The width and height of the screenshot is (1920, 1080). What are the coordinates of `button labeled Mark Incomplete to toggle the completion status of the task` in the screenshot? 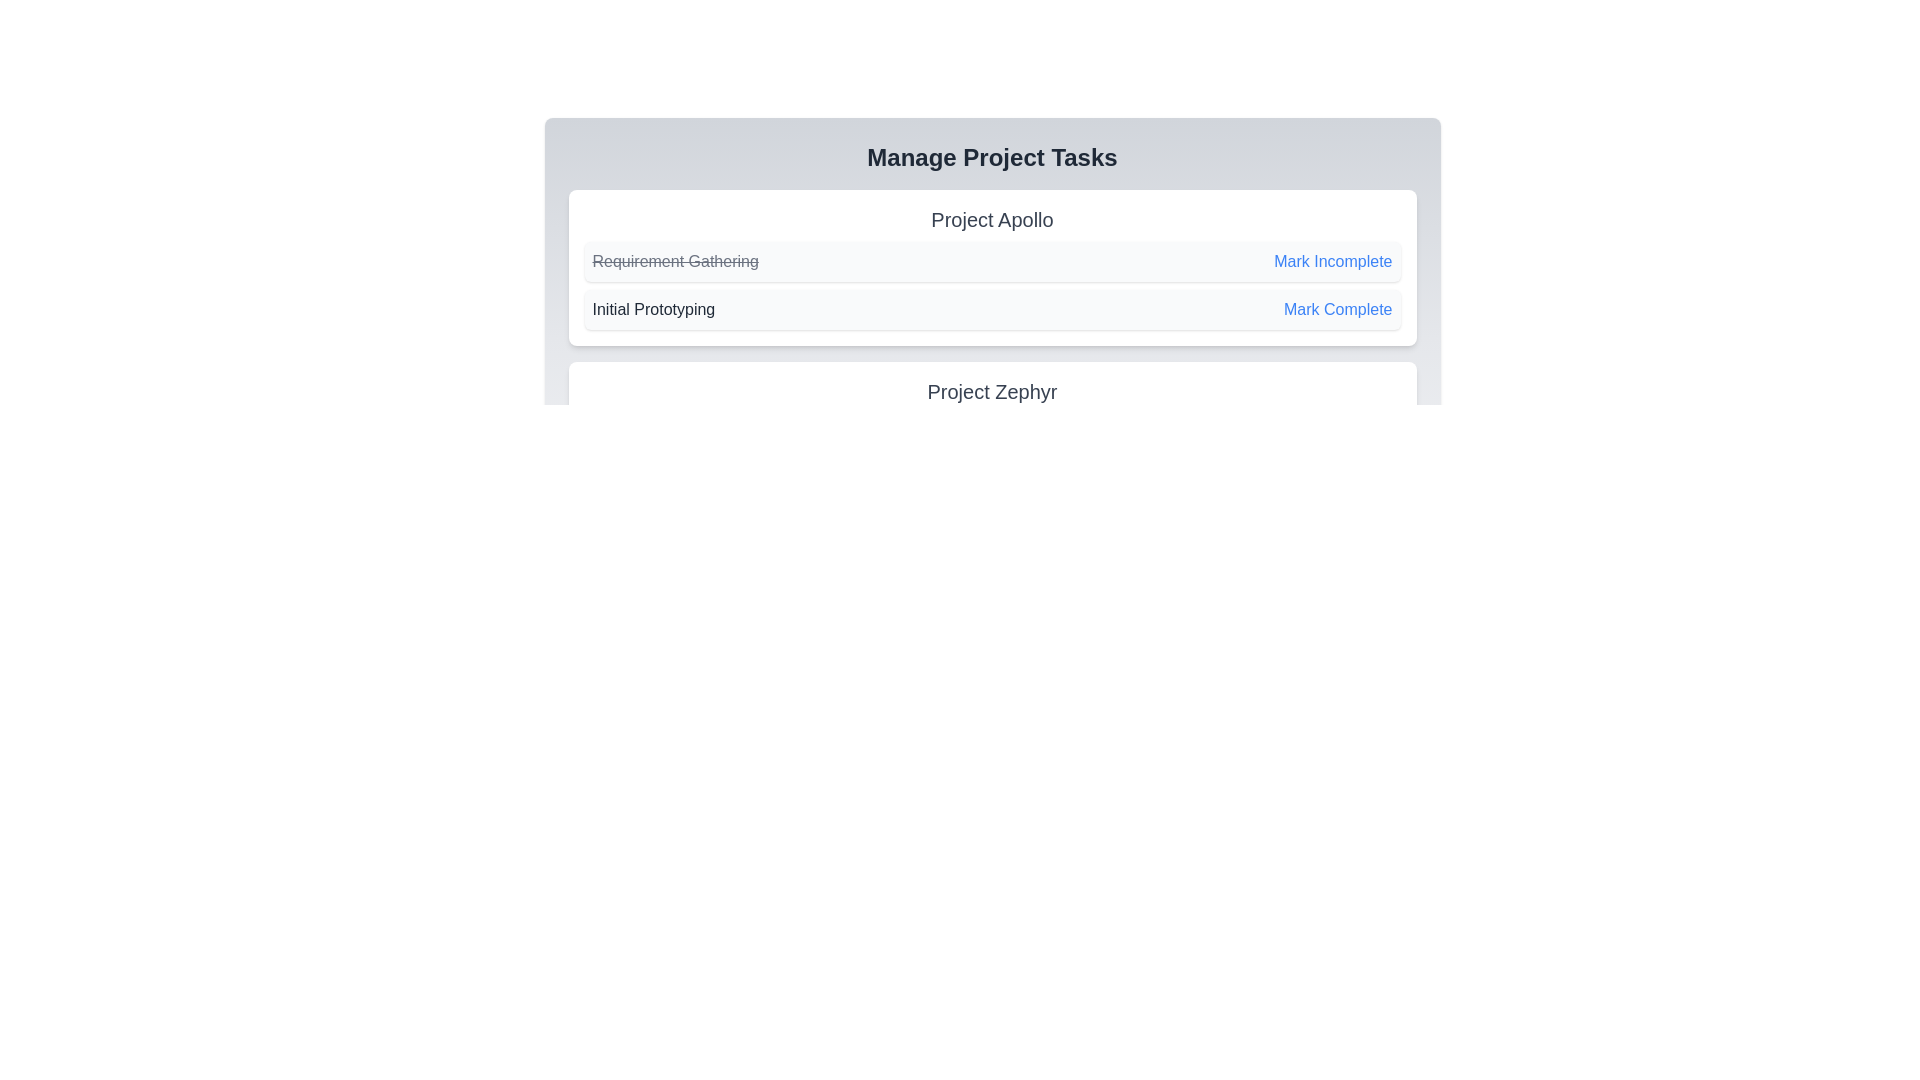 It's located at (1333, 261).